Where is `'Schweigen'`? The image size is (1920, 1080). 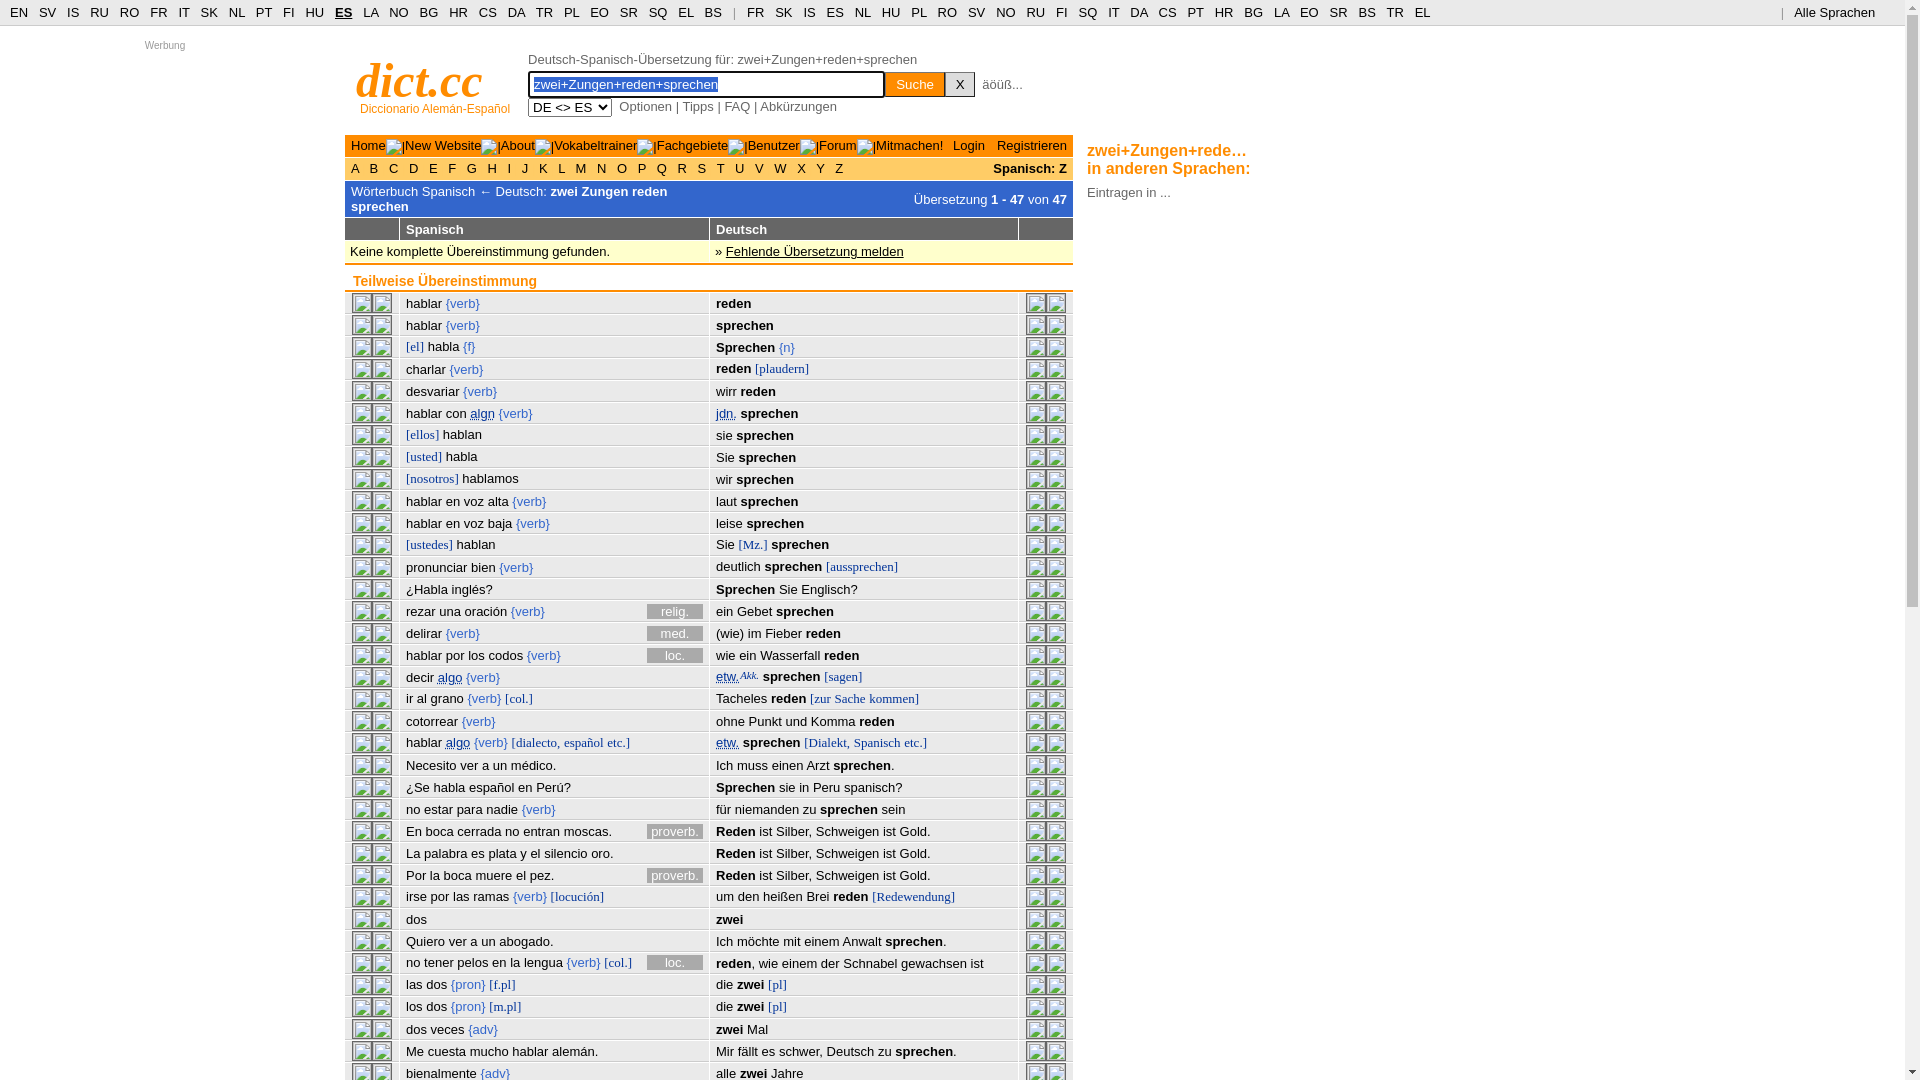 'Schweigen' is located at coordinates (848, 874).